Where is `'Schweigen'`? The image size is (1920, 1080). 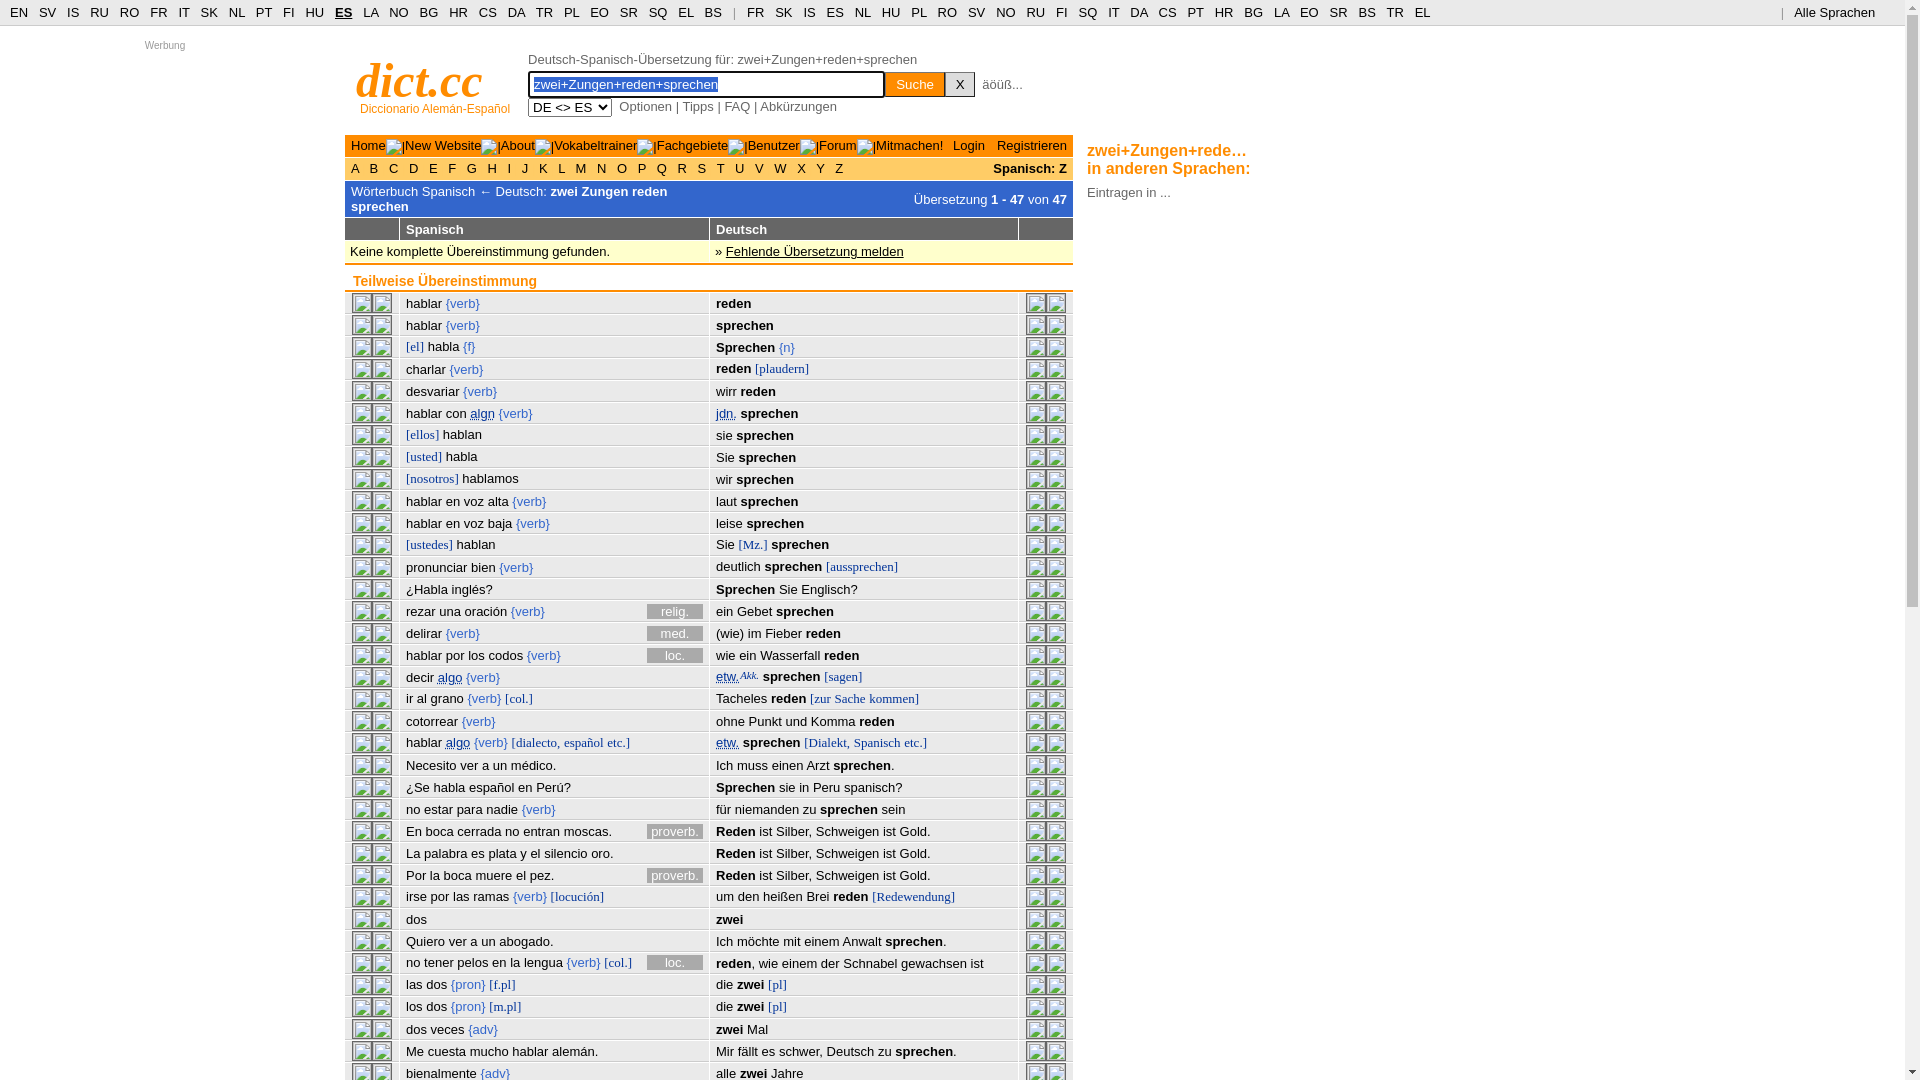 'Schweigen' is located at coordinates (848, 874).